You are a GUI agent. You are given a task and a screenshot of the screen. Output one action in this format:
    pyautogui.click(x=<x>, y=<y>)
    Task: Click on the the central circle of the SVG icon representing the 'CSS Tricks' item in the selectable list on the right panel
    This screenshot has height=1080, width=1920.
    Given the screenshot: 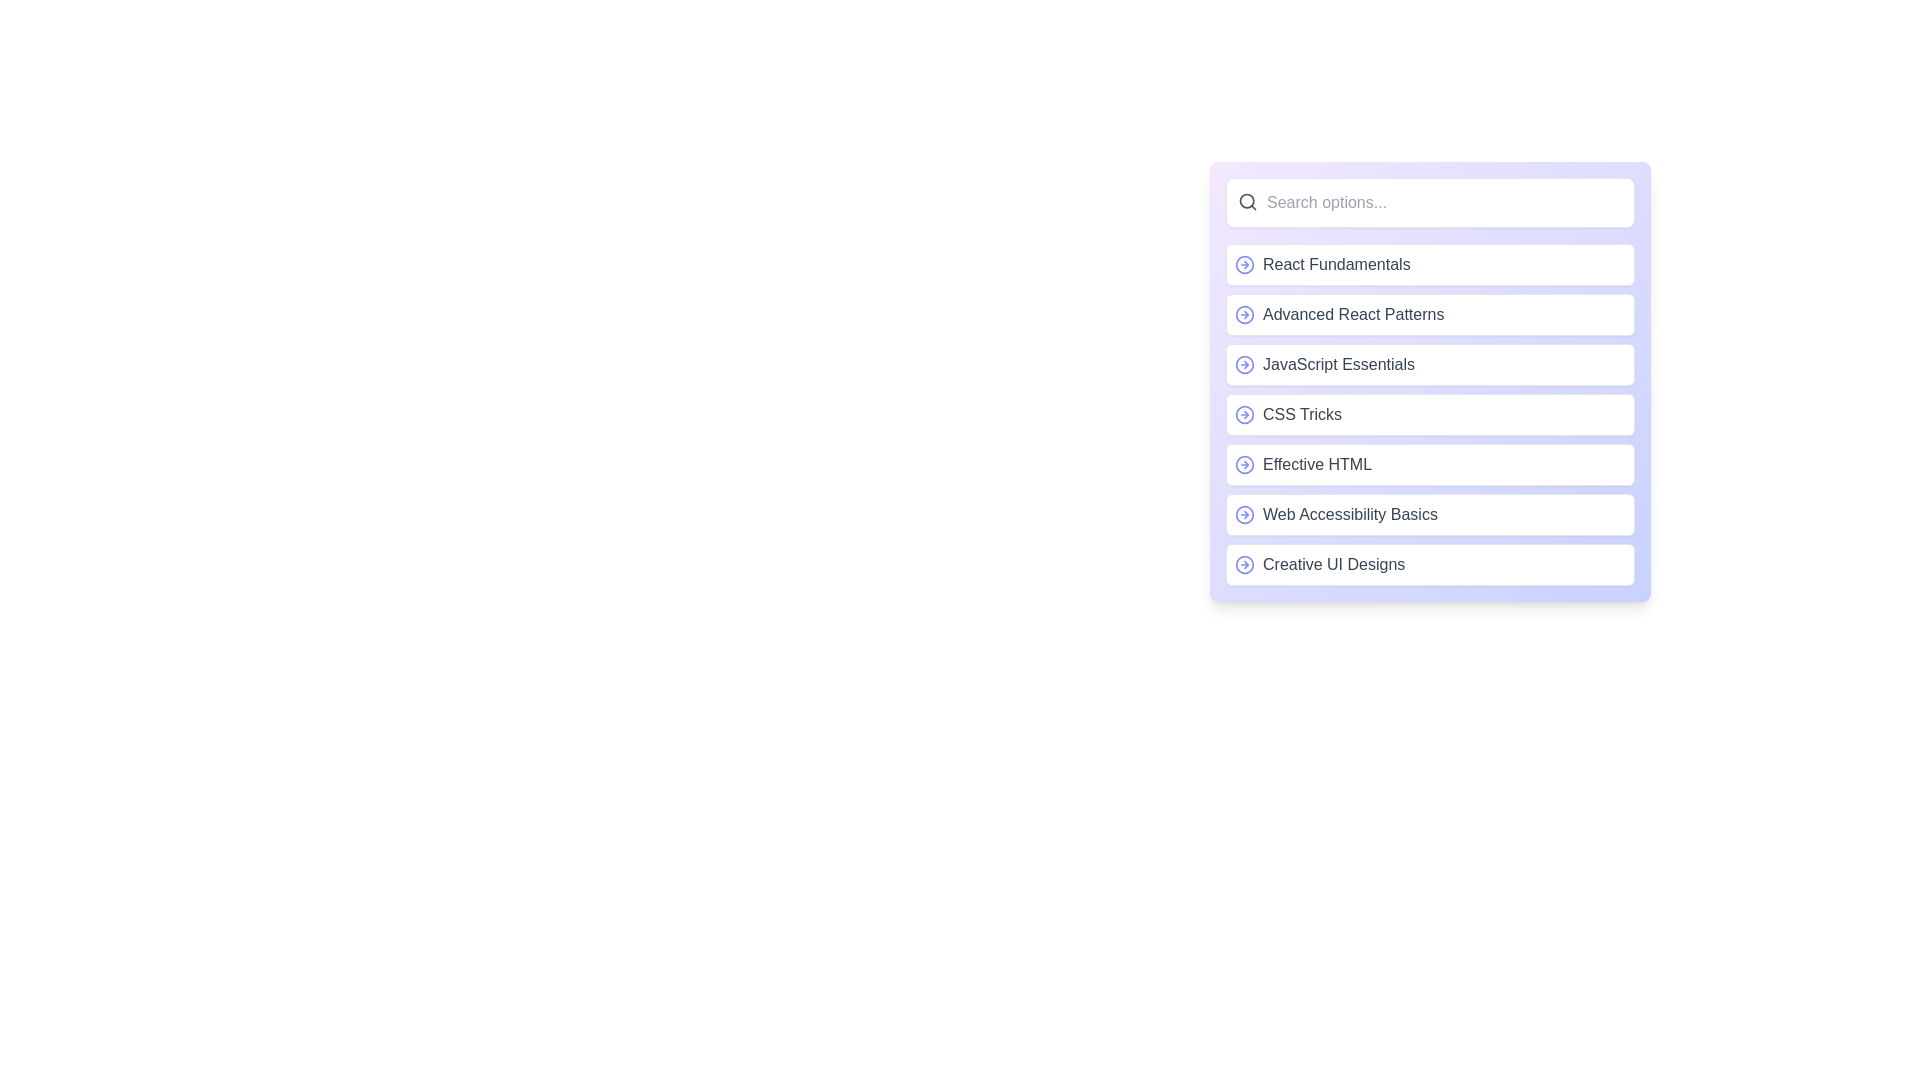 What is the action you would take?
    pyautogui.click(x=1243, y=414)
    